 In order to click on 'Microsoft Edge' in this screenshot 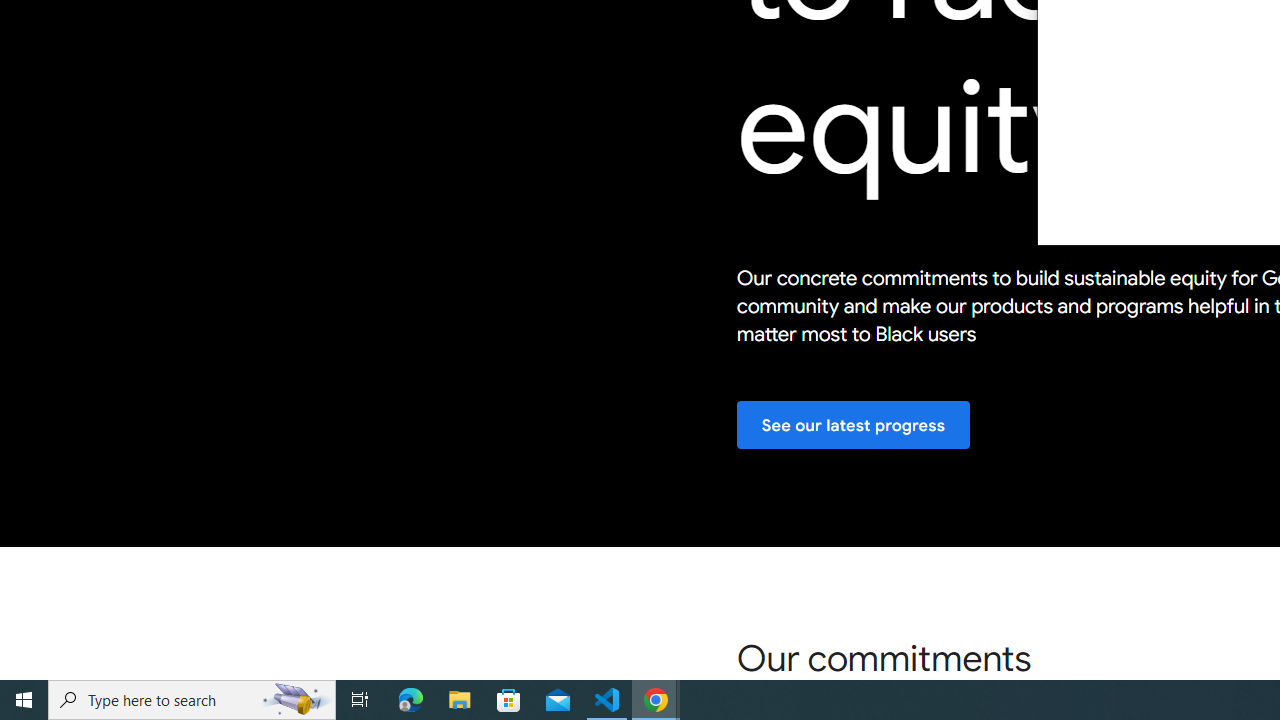, I will do `click(410, 698)`.